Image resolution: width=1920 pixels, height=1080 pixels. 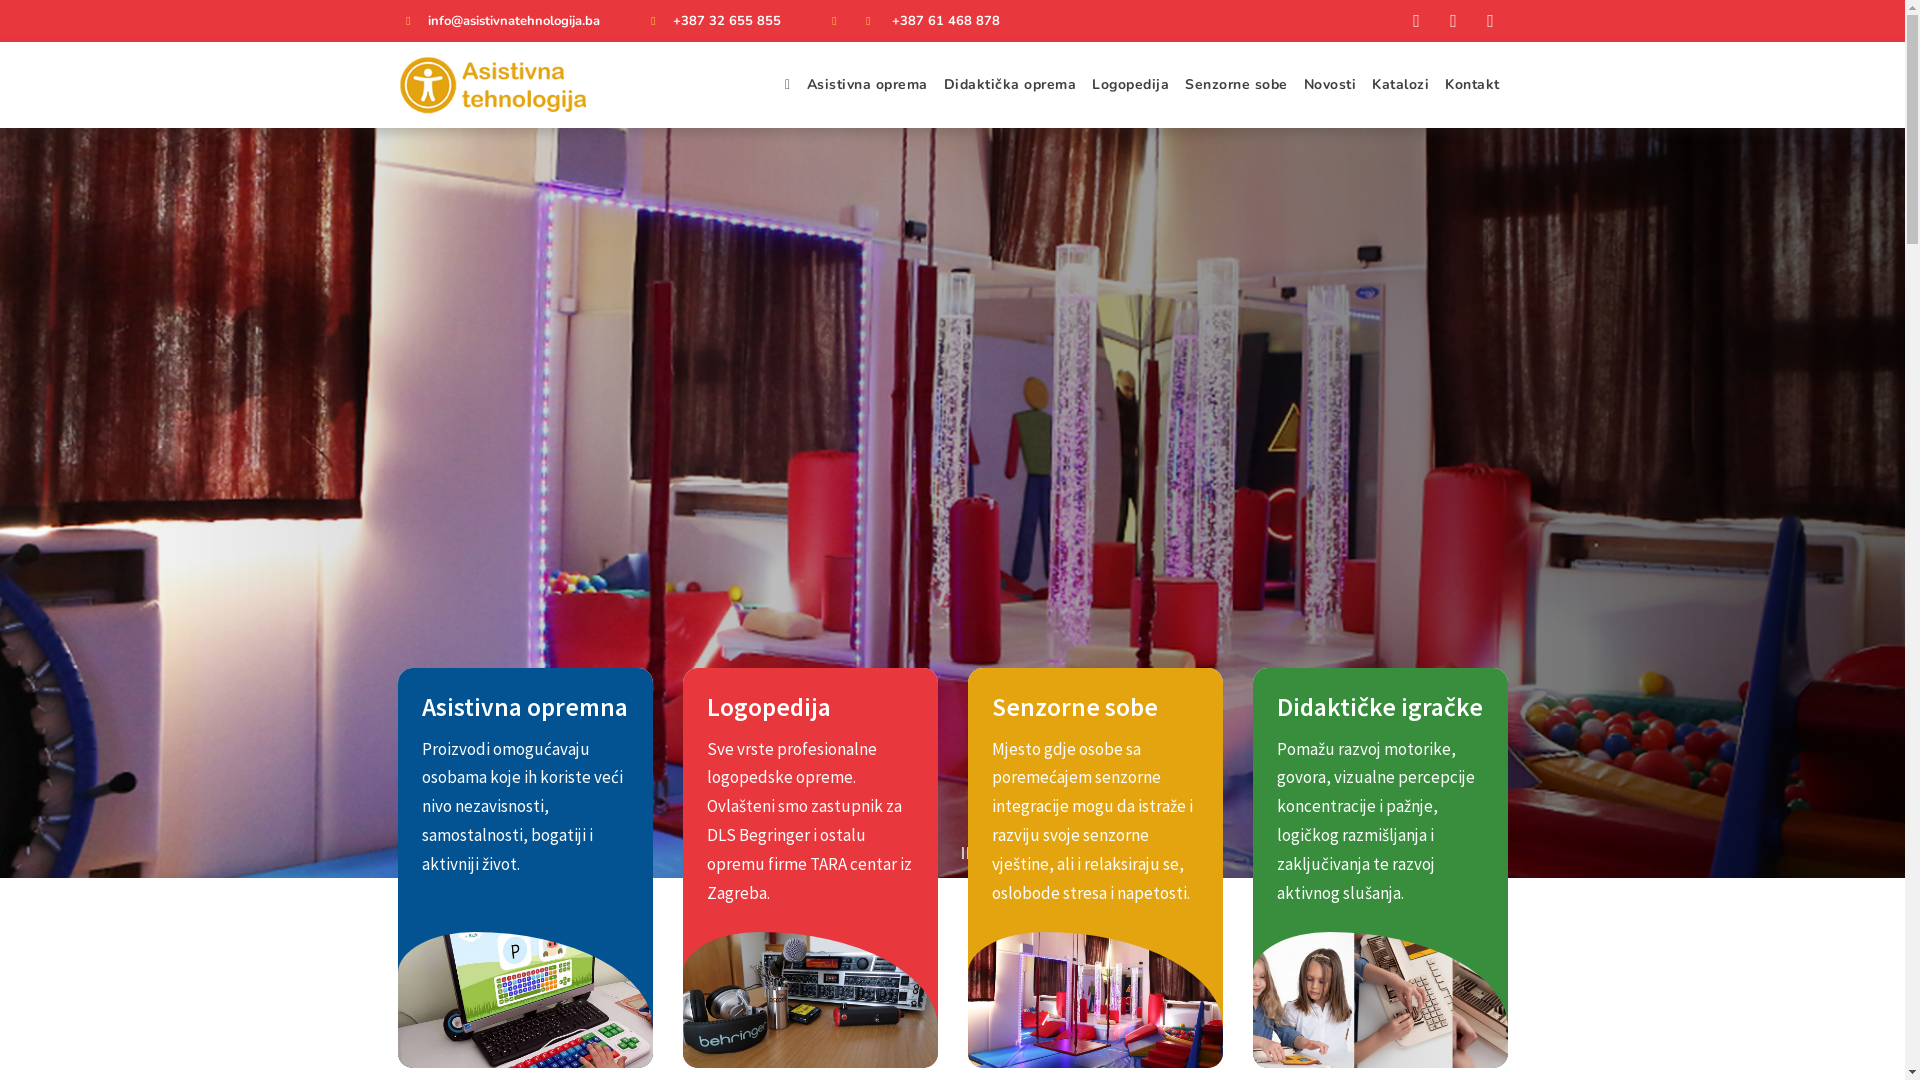 I want to click on 'Senzorne sobe', so click(x=1235, y=83).